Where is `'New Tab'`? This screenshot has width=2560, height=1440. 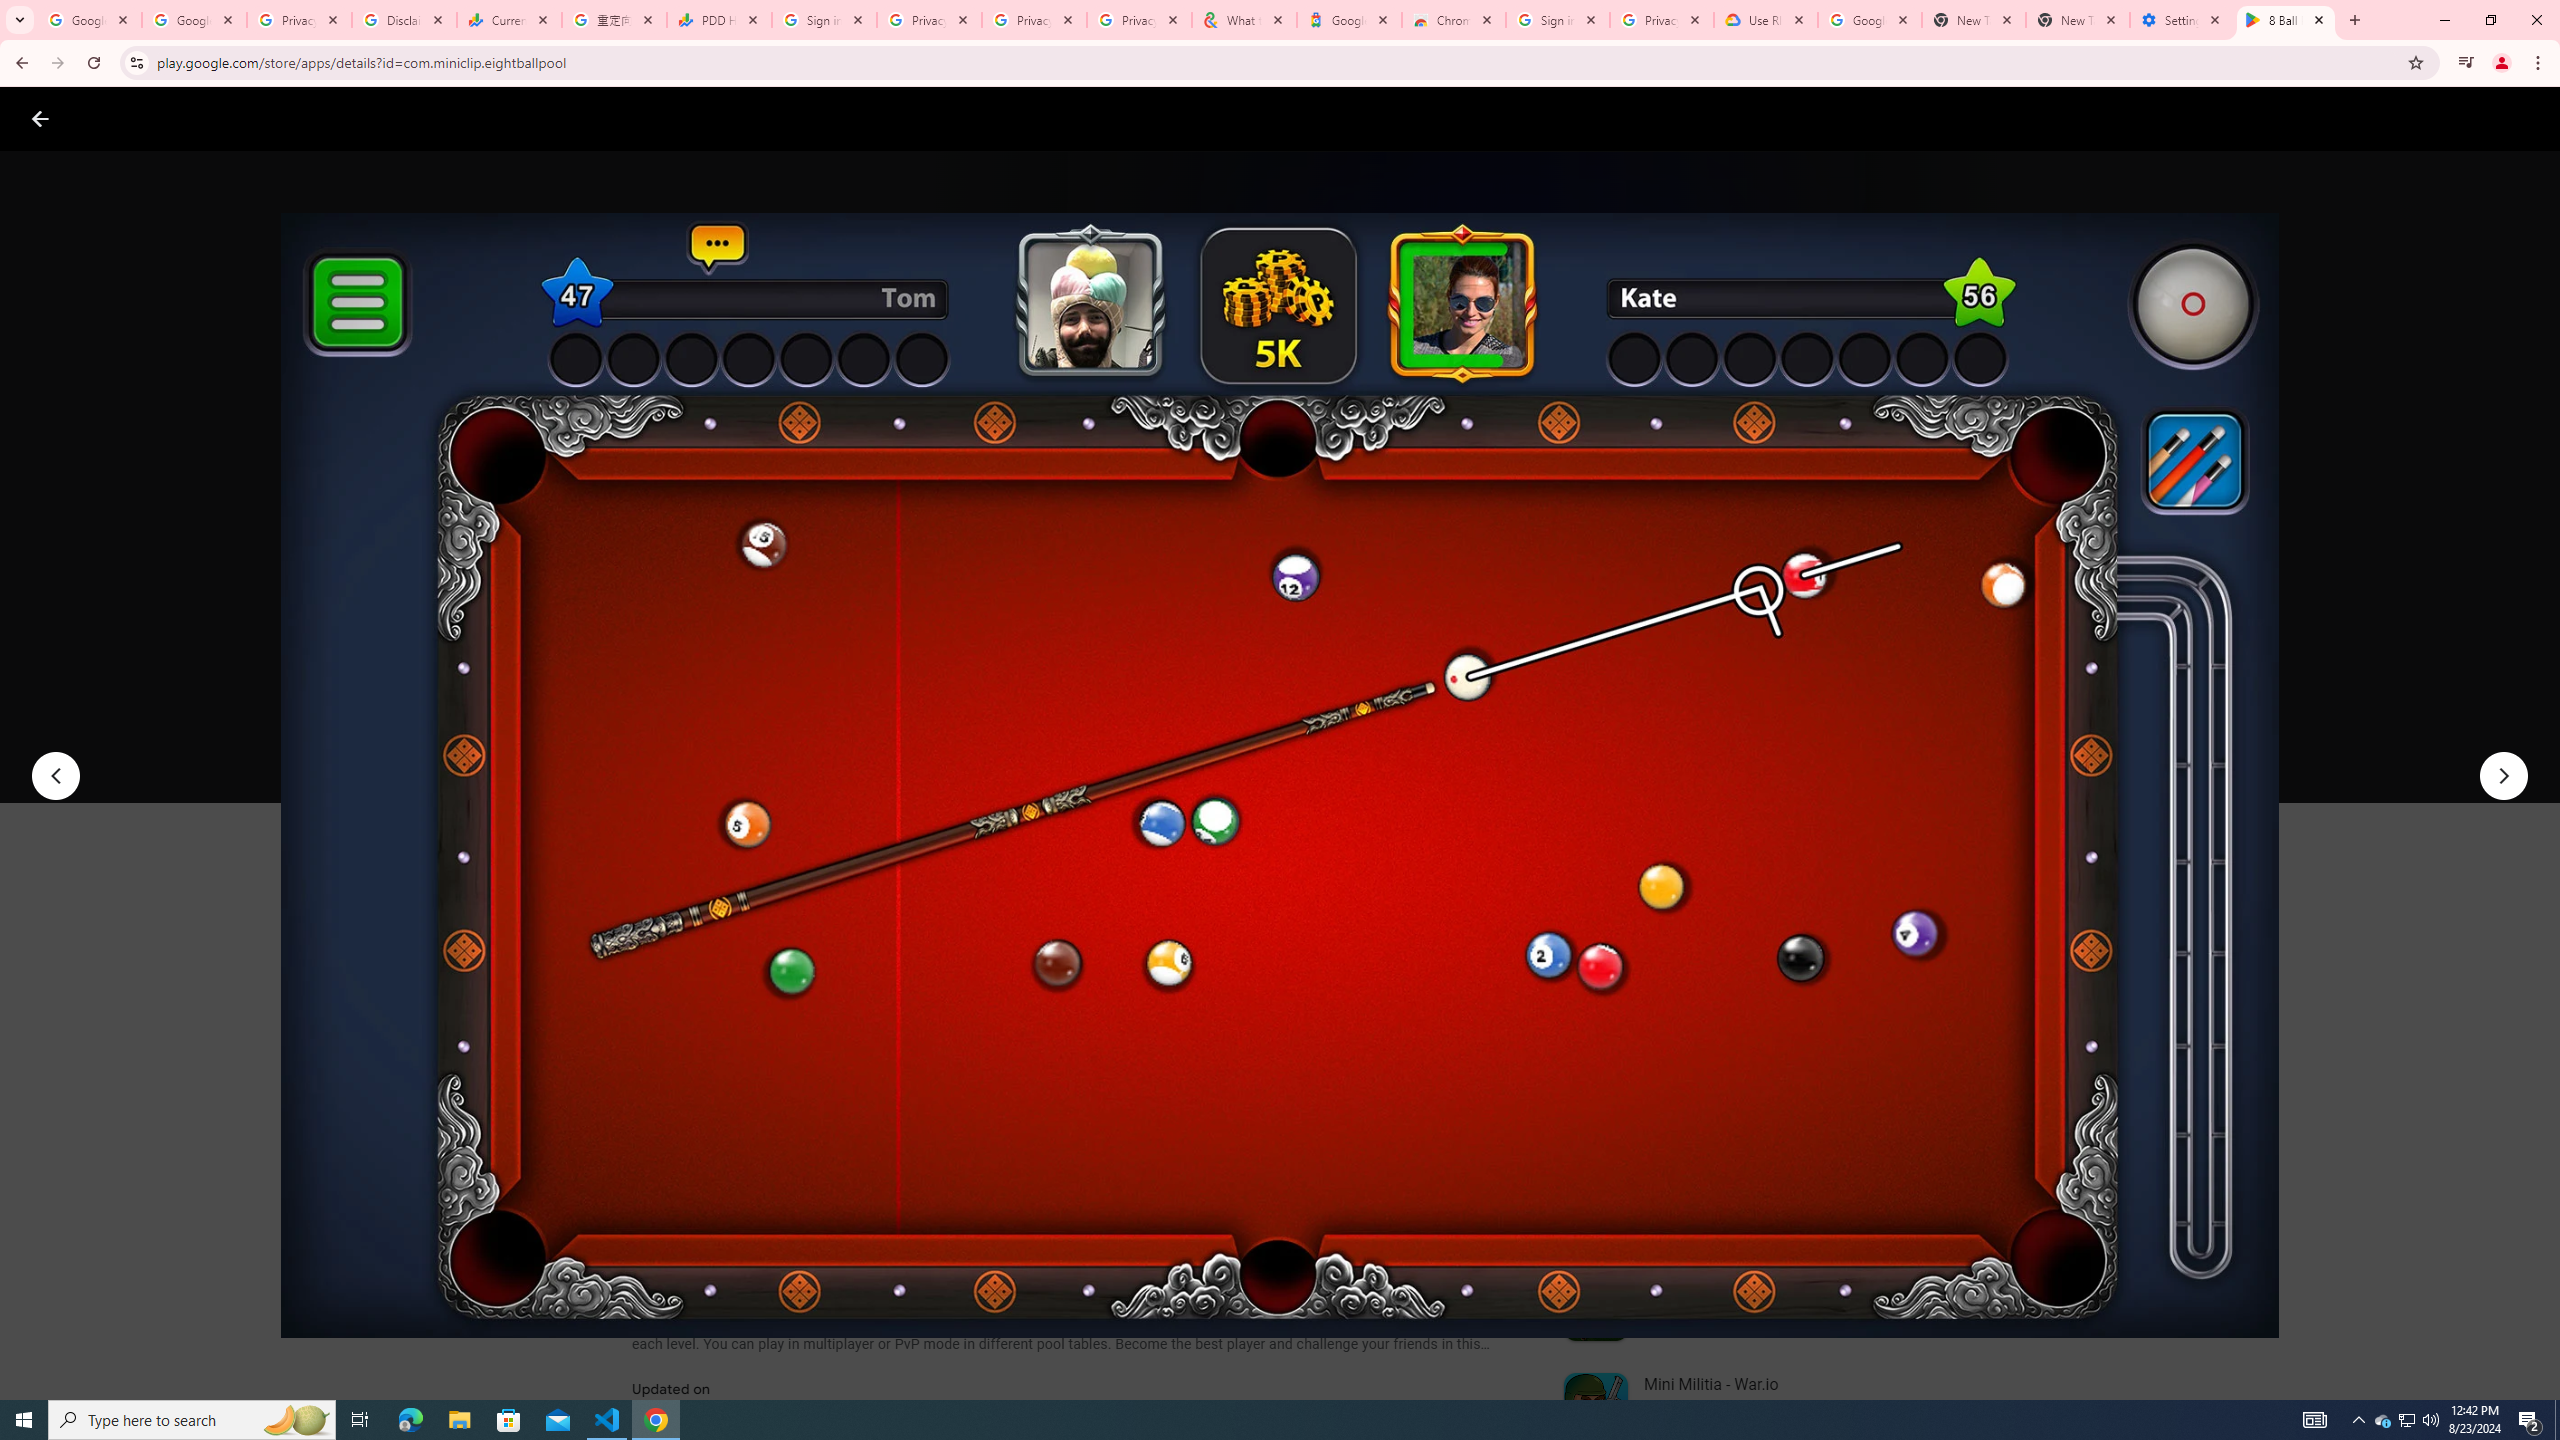 'New Tab' is located at coordinates (2078, 19).